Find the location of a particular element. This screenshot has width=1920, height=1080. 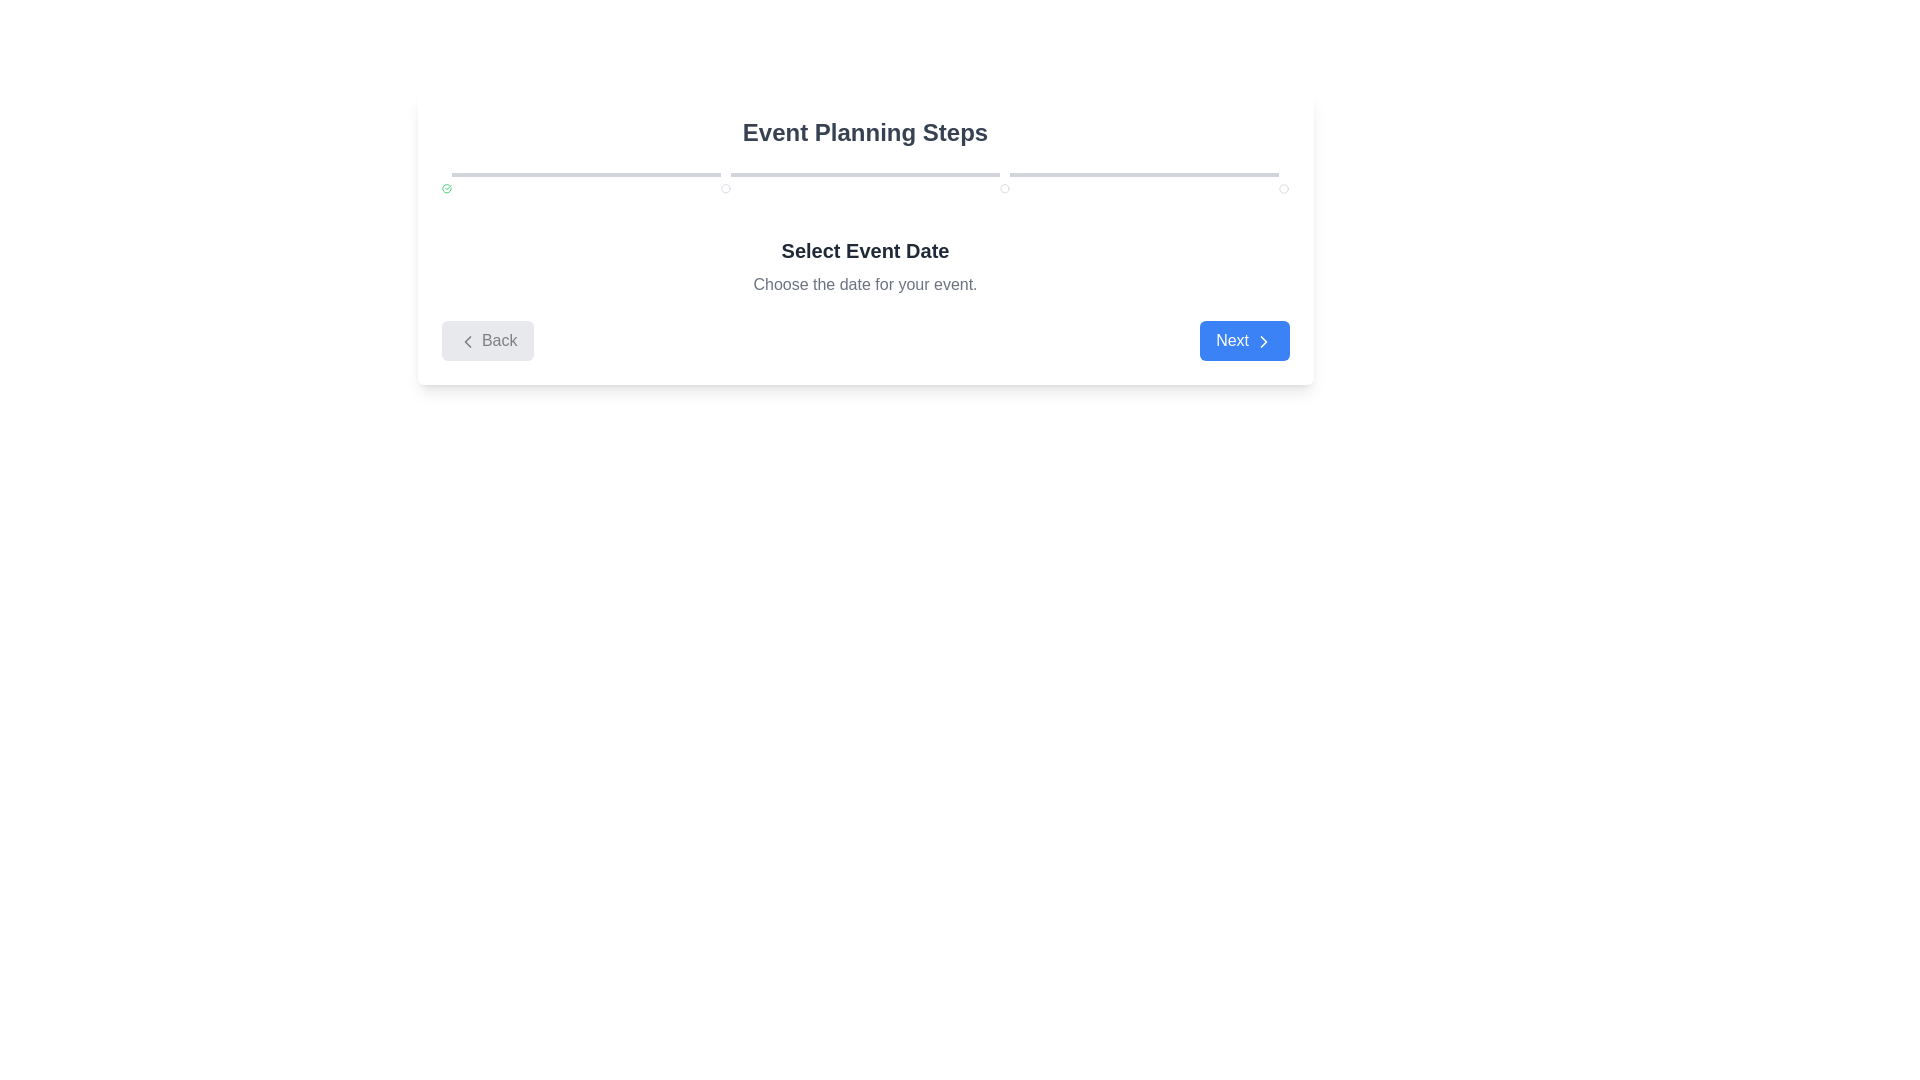

instructions provided in the composite card UI component that guides the user through the multi-step event planning process, specifically focusing on the current step of selecting a date is located at coordinates (865, 238).